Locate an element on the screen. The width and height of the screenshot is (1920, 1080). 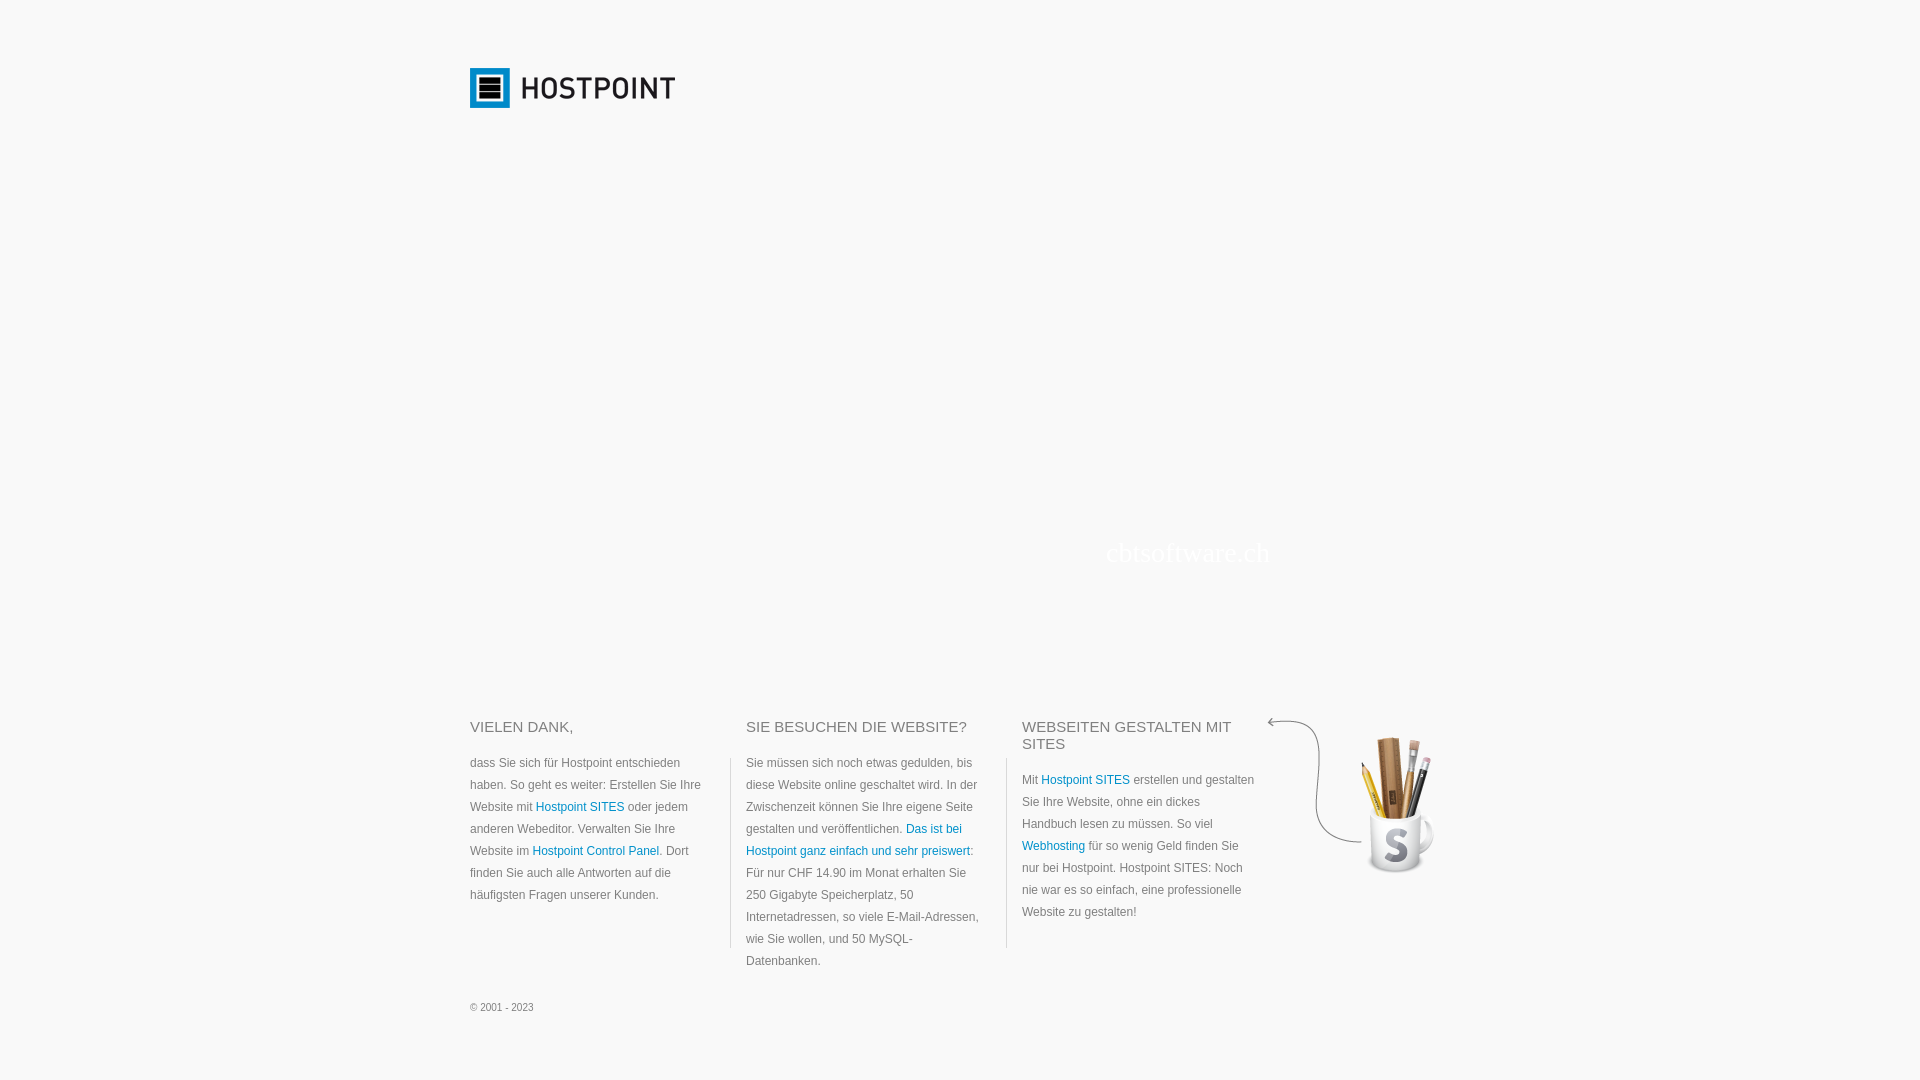
'Das ist bei Hostpoint ganz einfach und sehr preiswert' is located at coordinates (858, 840).